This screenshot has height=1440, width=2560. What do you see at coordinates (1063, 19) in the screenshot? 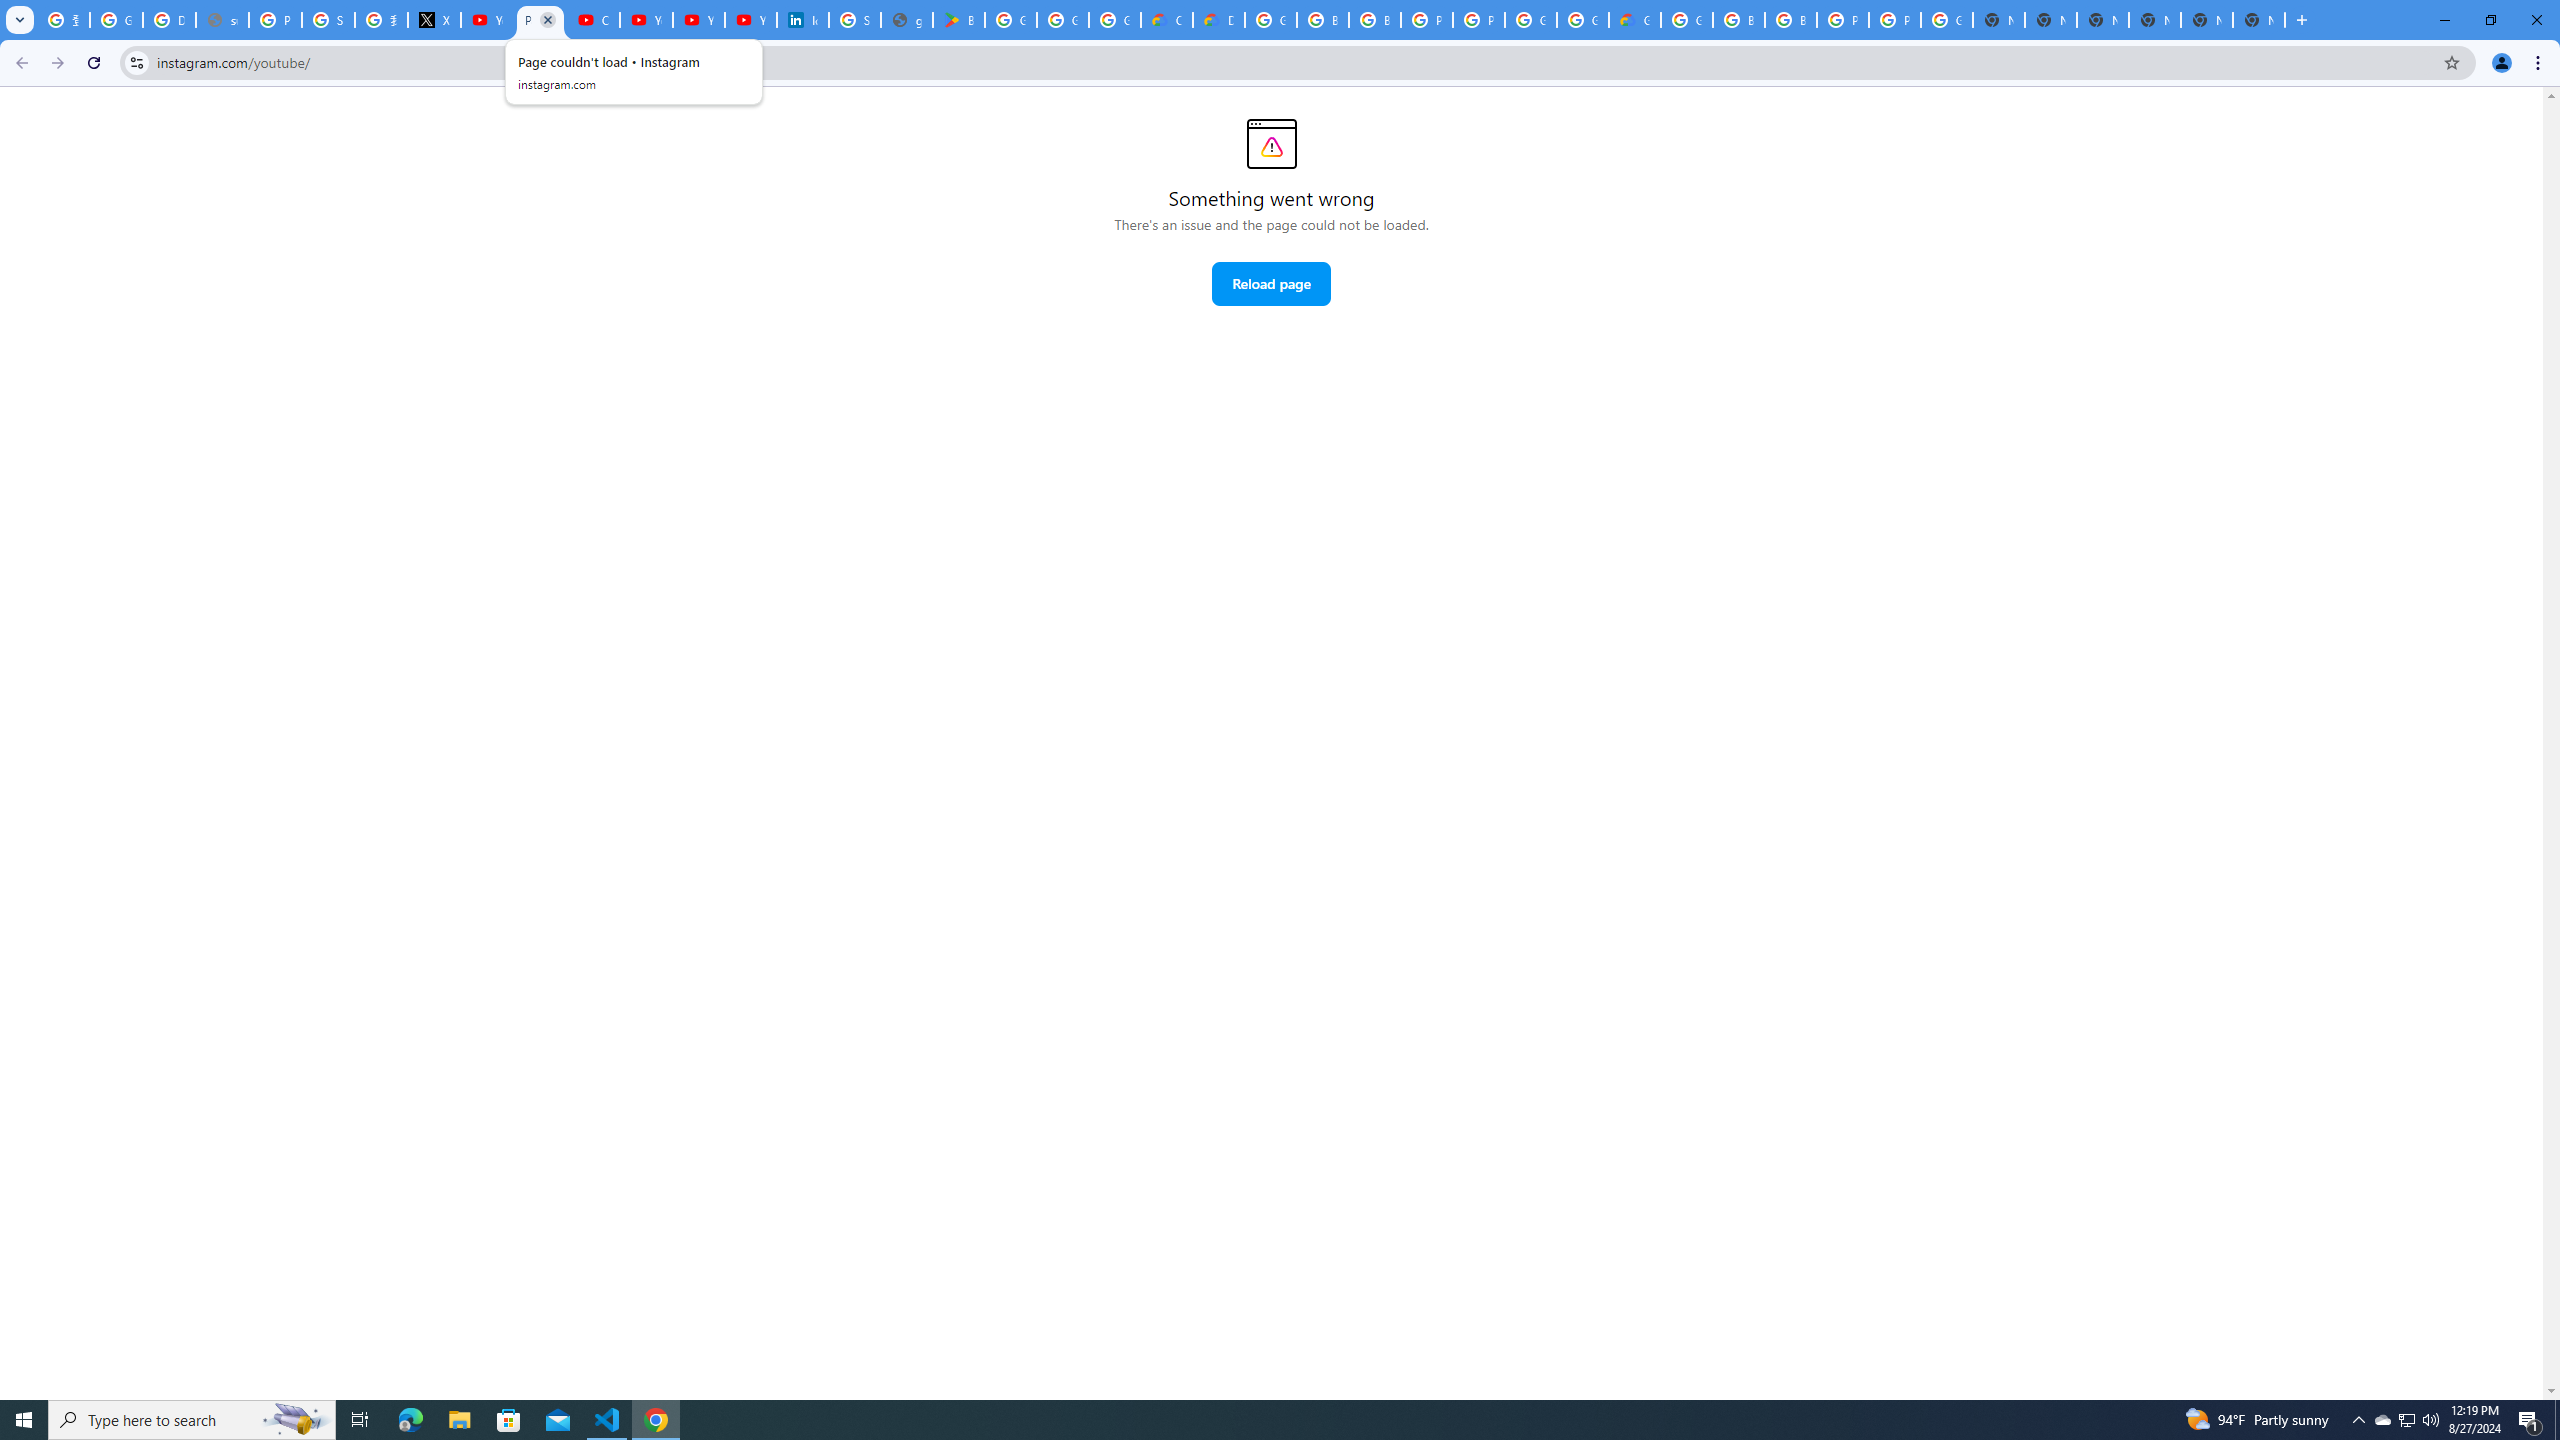
I see `'Google Workspace - Specific Terms'` at bounding box center [1063, 19].